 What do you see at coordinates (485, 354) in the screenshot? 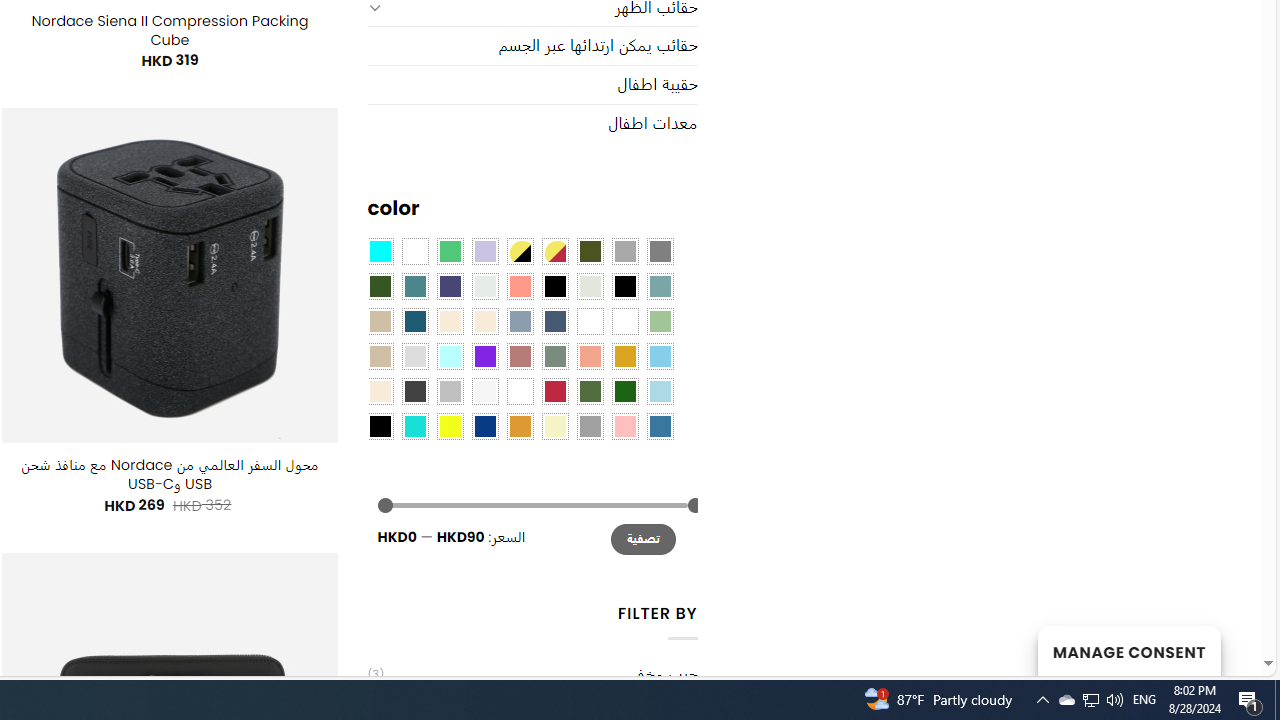
I see `'Purple'` at bounding box center [485, 354].